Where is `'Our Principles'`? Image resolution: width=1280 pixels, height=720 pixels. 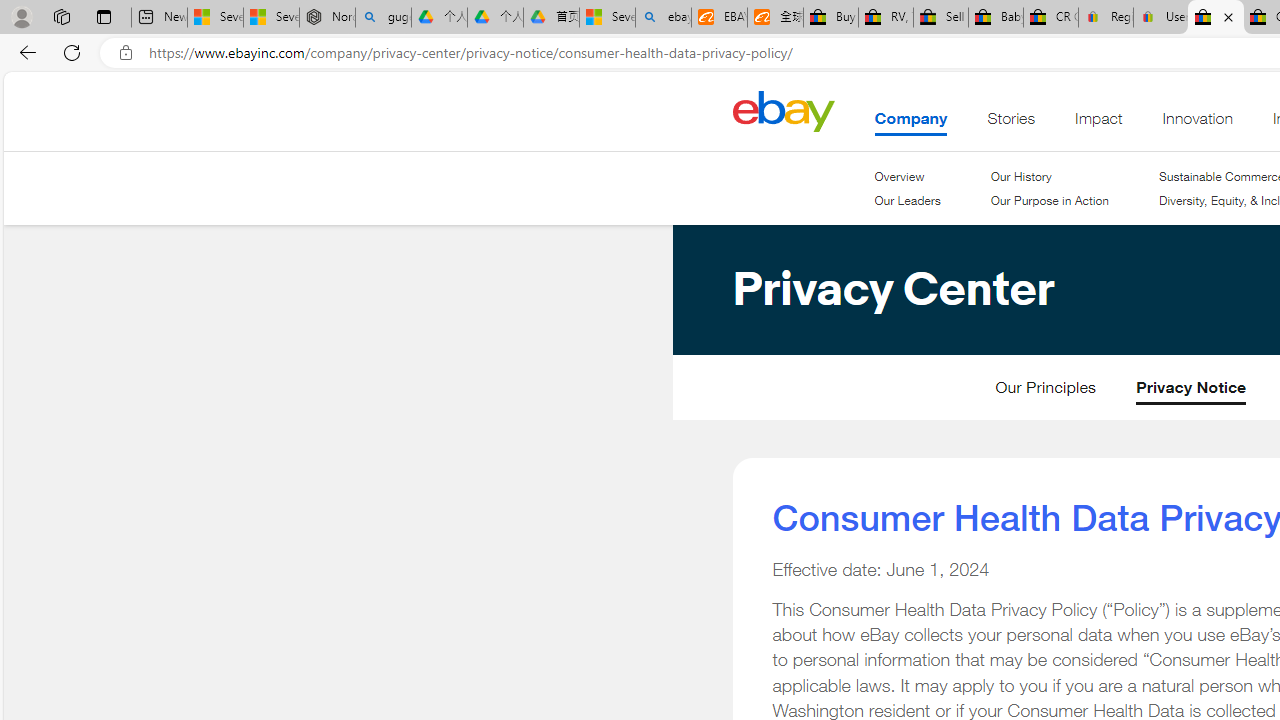 'Our Principles' is located at coordinates (1044, 391).